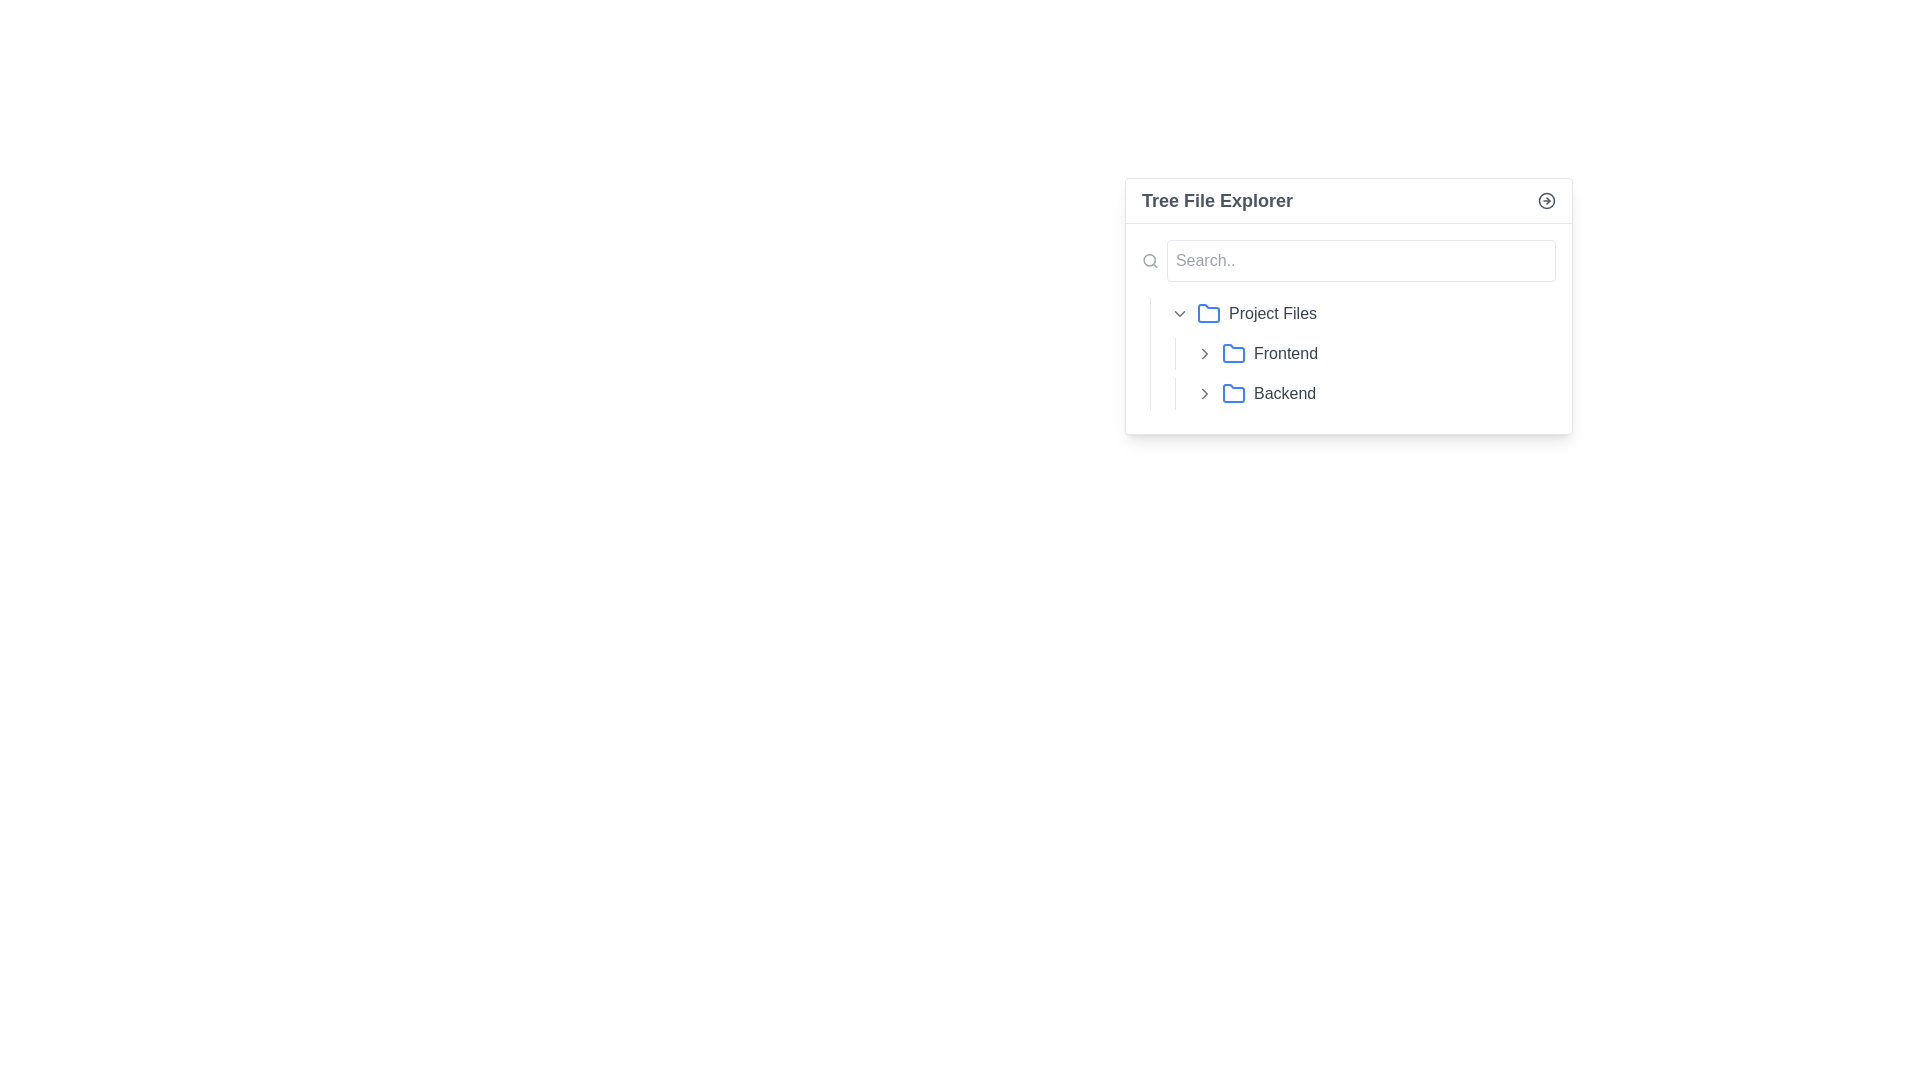 This screenshot has width=1920, height=1080. What do you see at coordinates (1364, 353) in the screenshot?
I see `the 'Frontend' folder item in the tree view interface` at bounding box center [1364, 353].